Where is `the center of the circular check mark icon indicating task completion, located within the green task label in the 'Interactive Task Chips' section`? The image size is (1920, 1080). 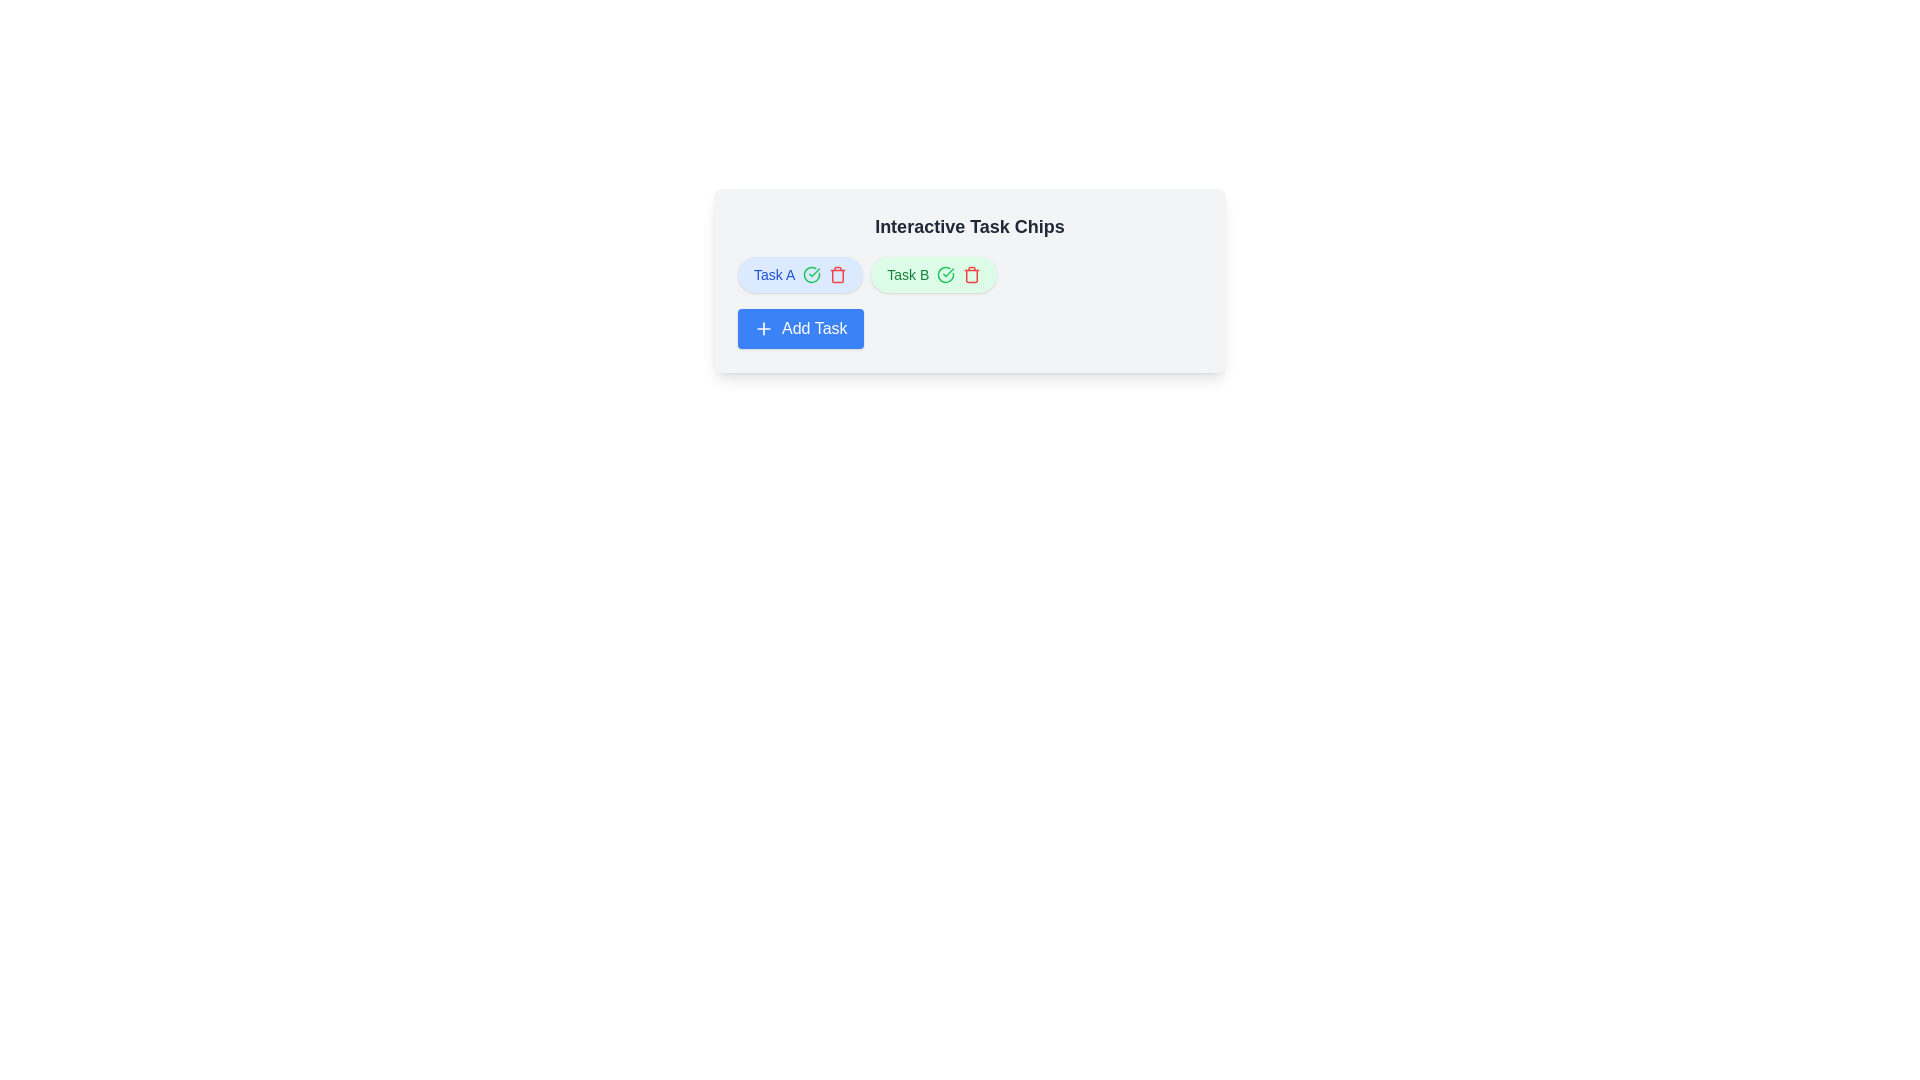 the center of the circular check mark icon indicating task completion, located within the green task label in the 'Interactive Task Chips' section is located at coordinates (812, 274).